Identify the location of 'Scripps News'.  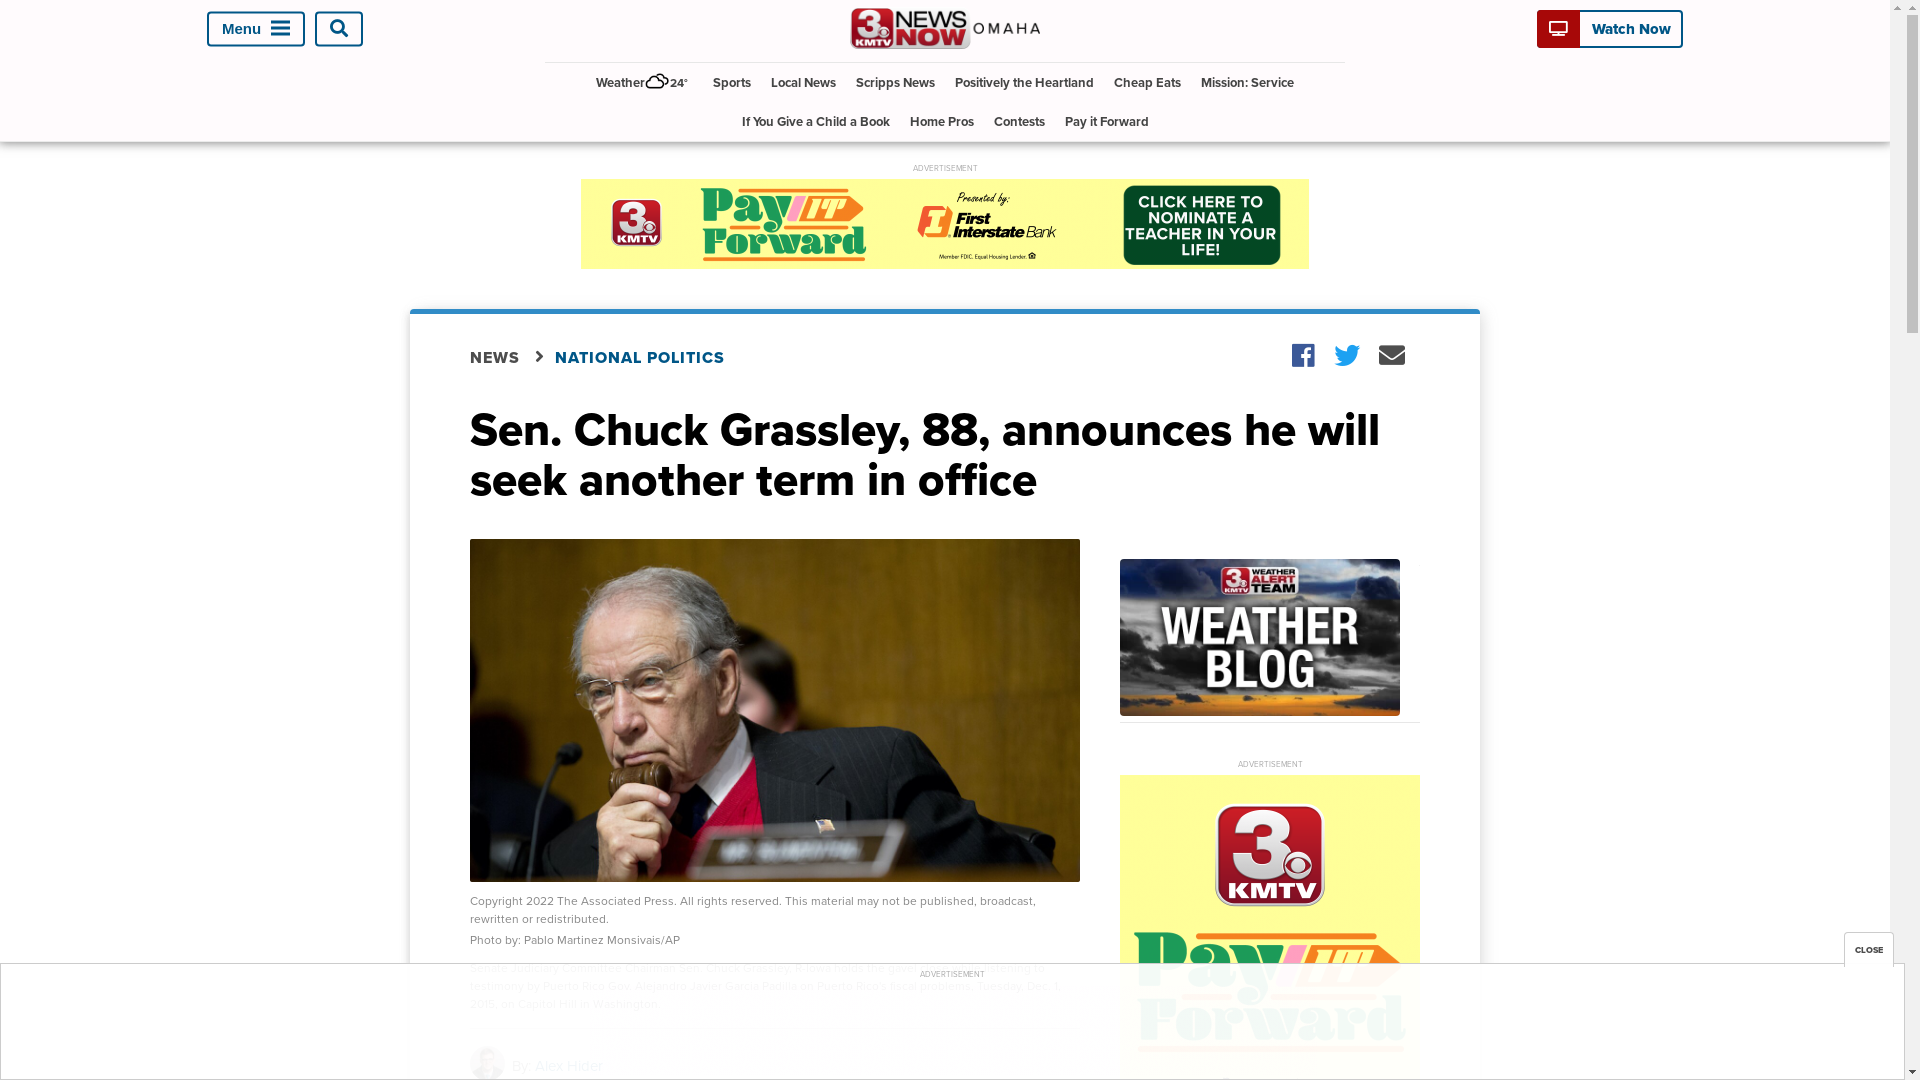
(894, 81).